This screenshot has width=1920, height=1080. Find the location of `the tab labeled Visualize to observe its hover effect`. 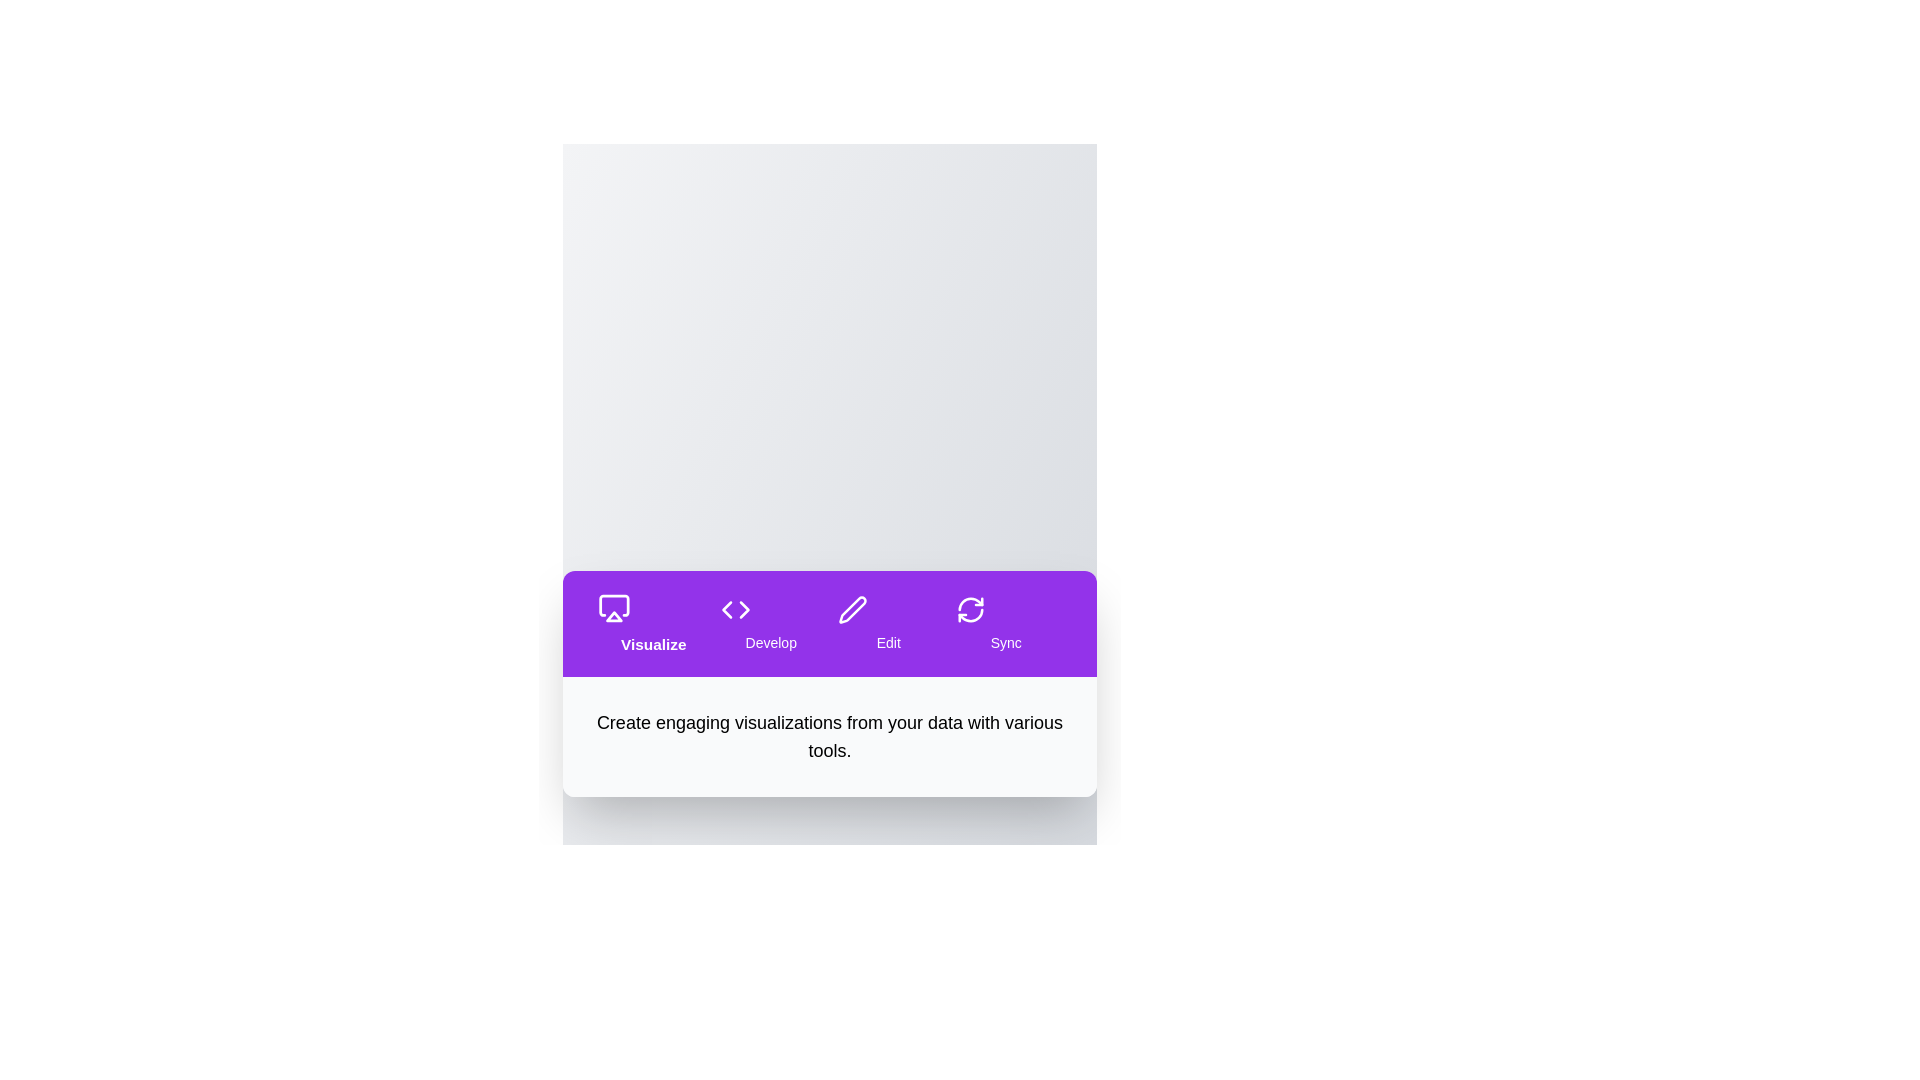

the tab labeled Visualize to observe its hover effect is located at coordinates (653, 623).